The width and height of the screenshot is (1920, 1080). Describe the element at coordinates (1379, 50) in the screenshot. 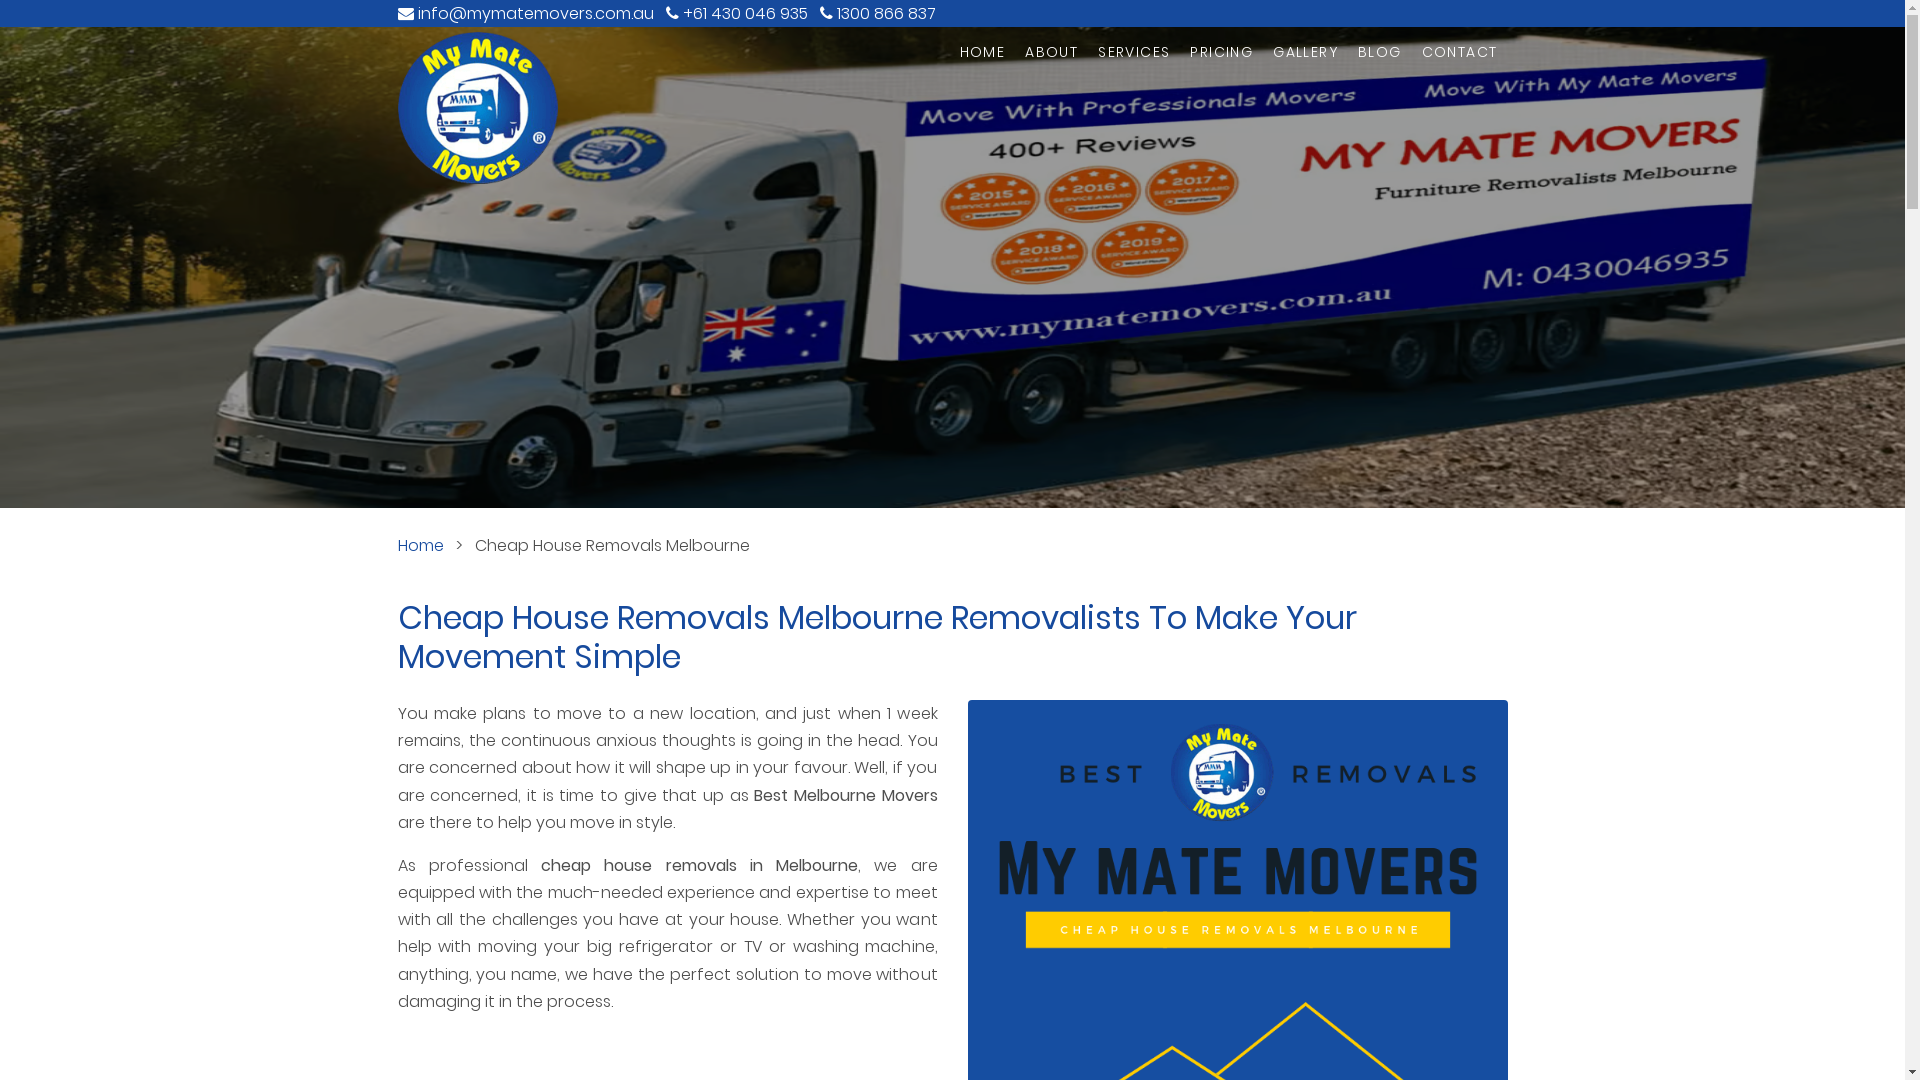

I see `'BLOG'` at that location.